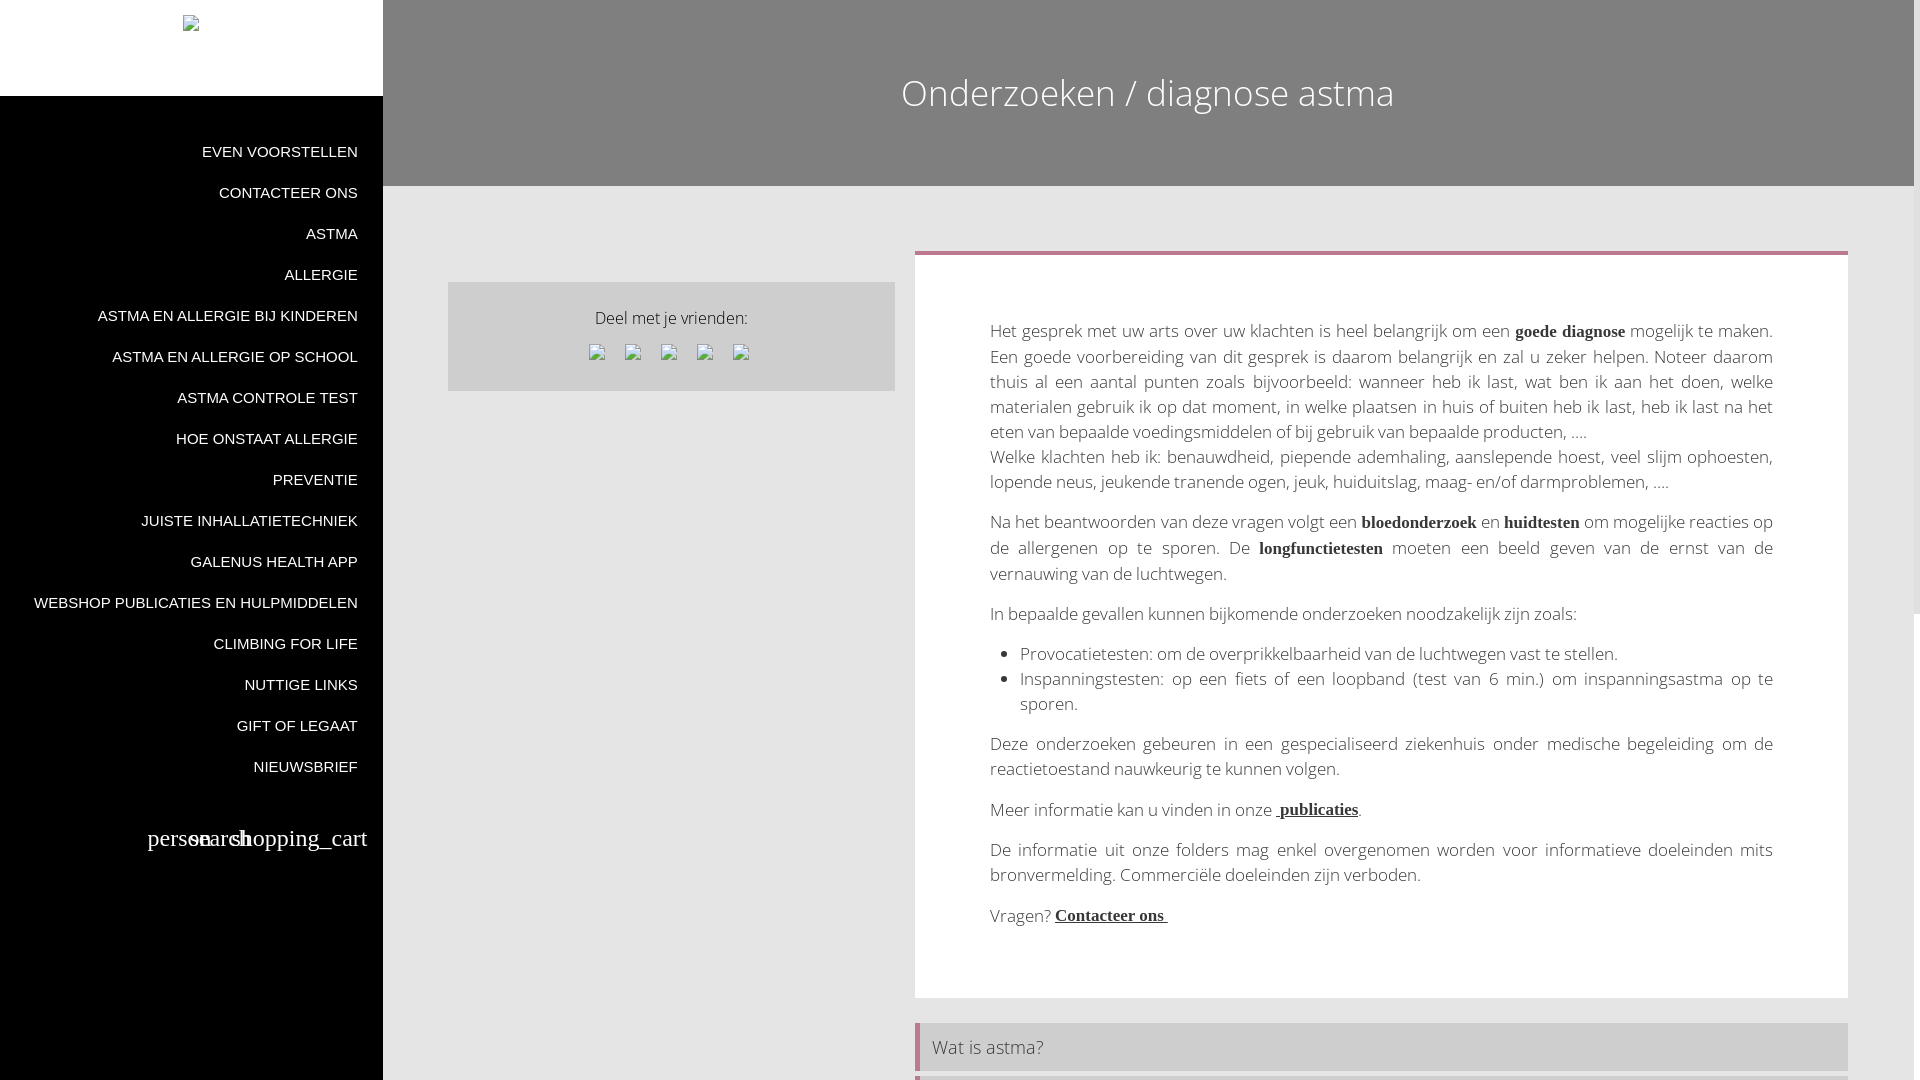 This screenshot has width=1920, height=1080. I want to click on 'Astma en Allergiekoepel vzw Facebook', so click(181, 69).